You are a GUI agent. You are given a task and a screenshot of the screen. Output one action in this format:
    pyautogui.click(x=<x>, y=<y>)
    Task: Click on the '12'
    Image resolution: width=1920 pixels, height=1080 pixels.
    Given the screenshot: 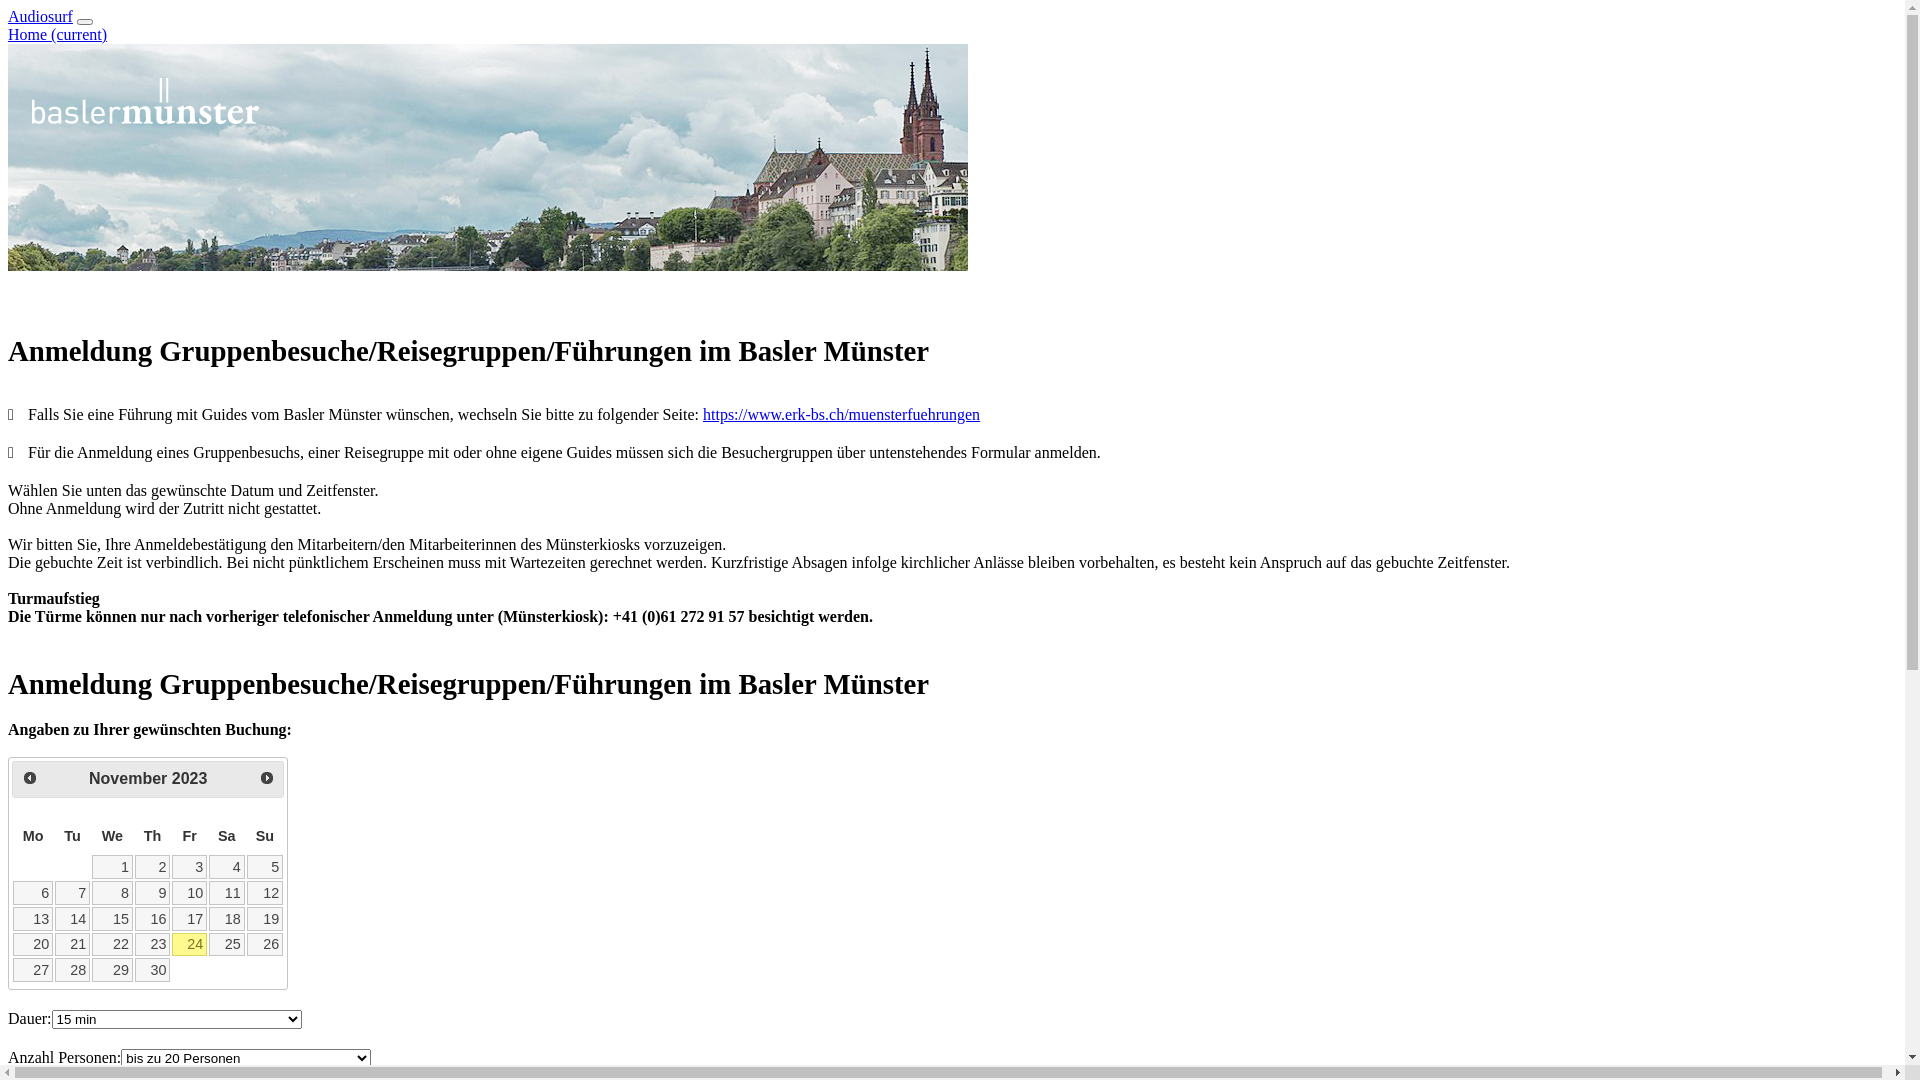 What is the action you would take?
    pyautogui.click(x=264, y=892)
    